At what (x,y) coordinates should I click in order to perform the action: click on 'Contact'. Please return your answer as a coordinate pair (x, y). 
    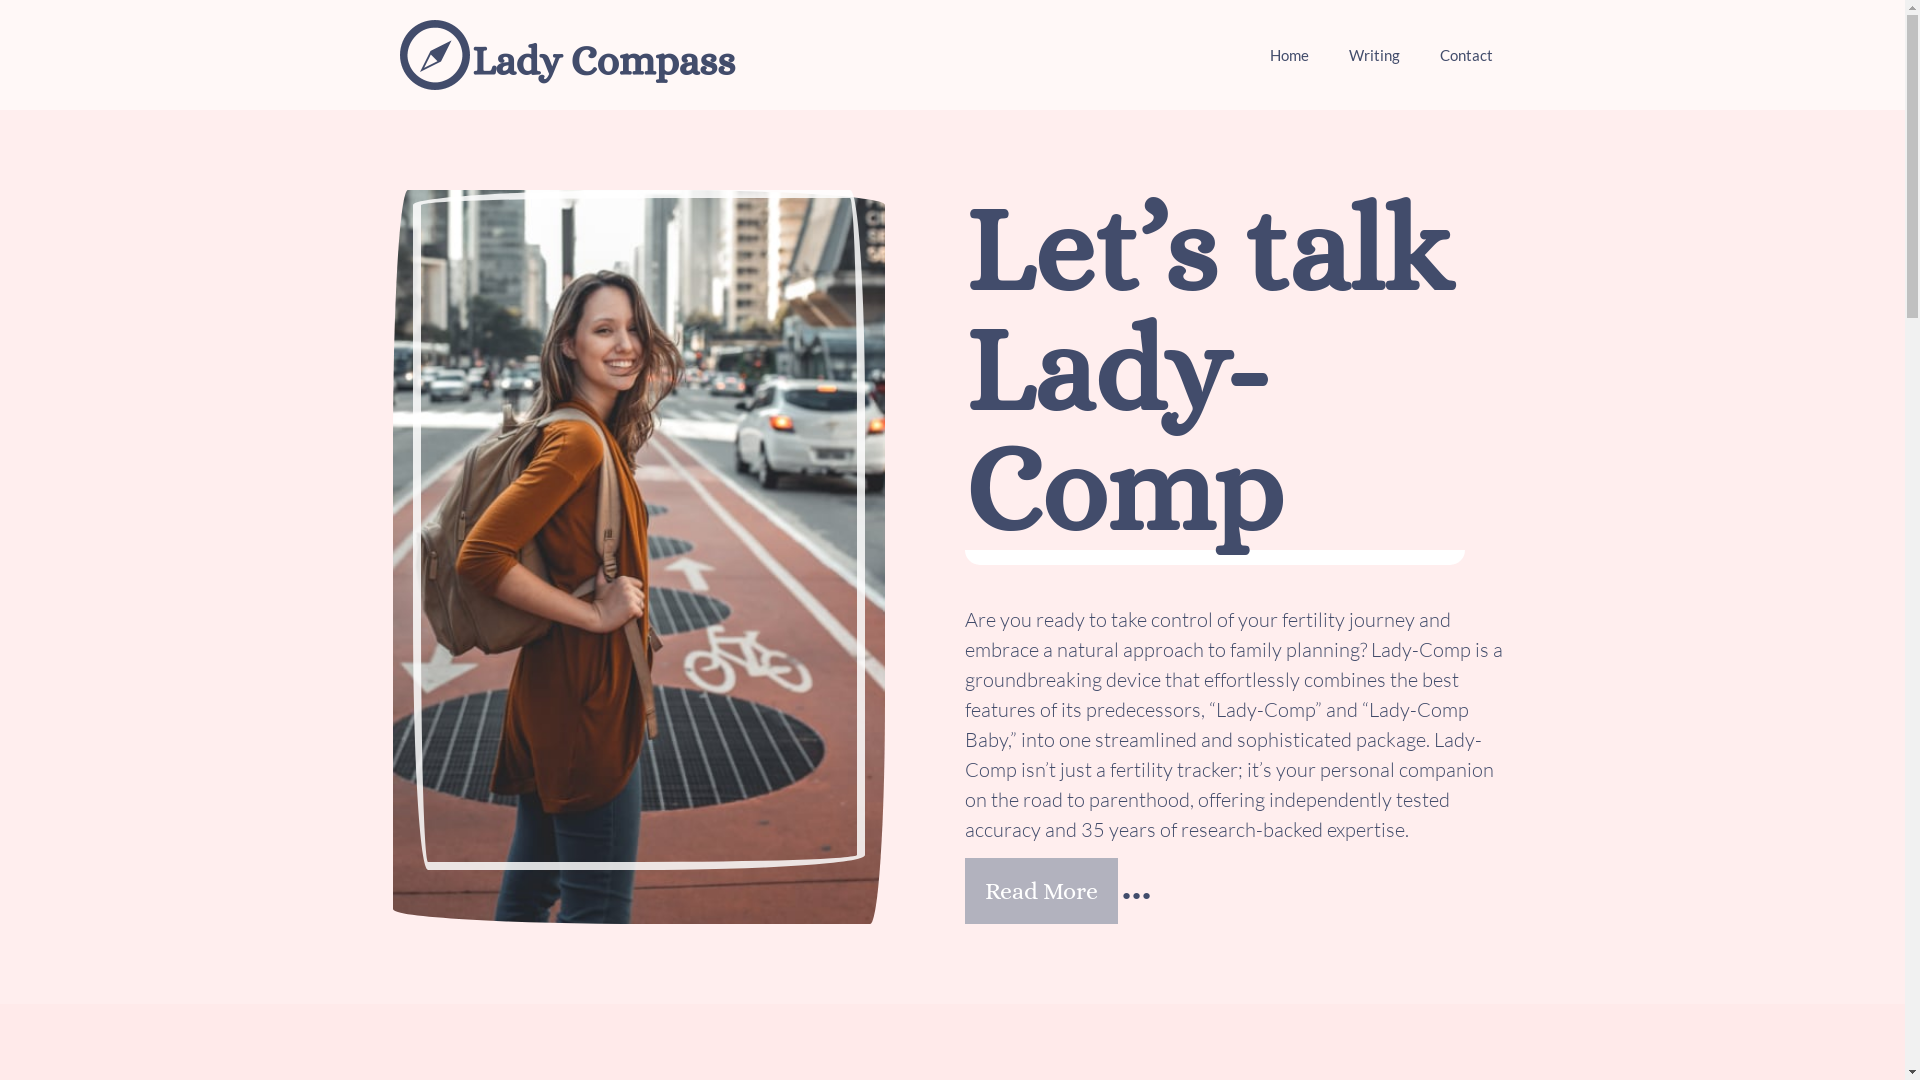
    Looking at the image, I should click on (1466, 53).